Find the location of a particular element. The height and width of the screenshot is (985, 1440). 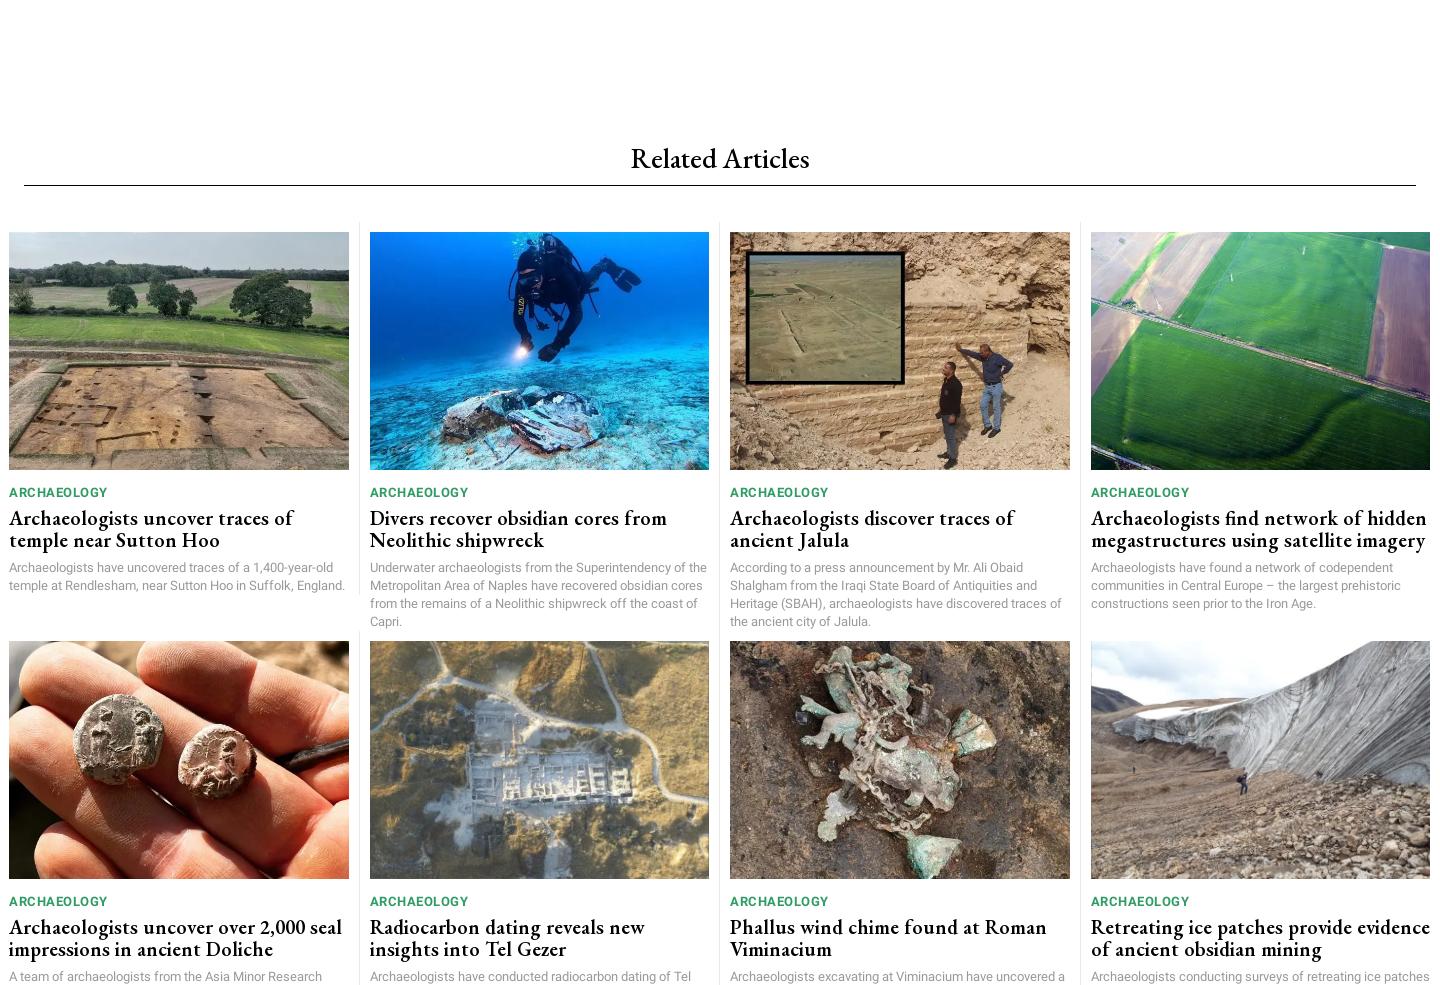

'According to a press announcement by Mr. Ali Obaid Shalgham from the Iraqi State Board of Antiquities and Heritage (SBAH), archaeologists have discovered traces of the ancient city of Jalula.' is located at coordinates (894, 592).